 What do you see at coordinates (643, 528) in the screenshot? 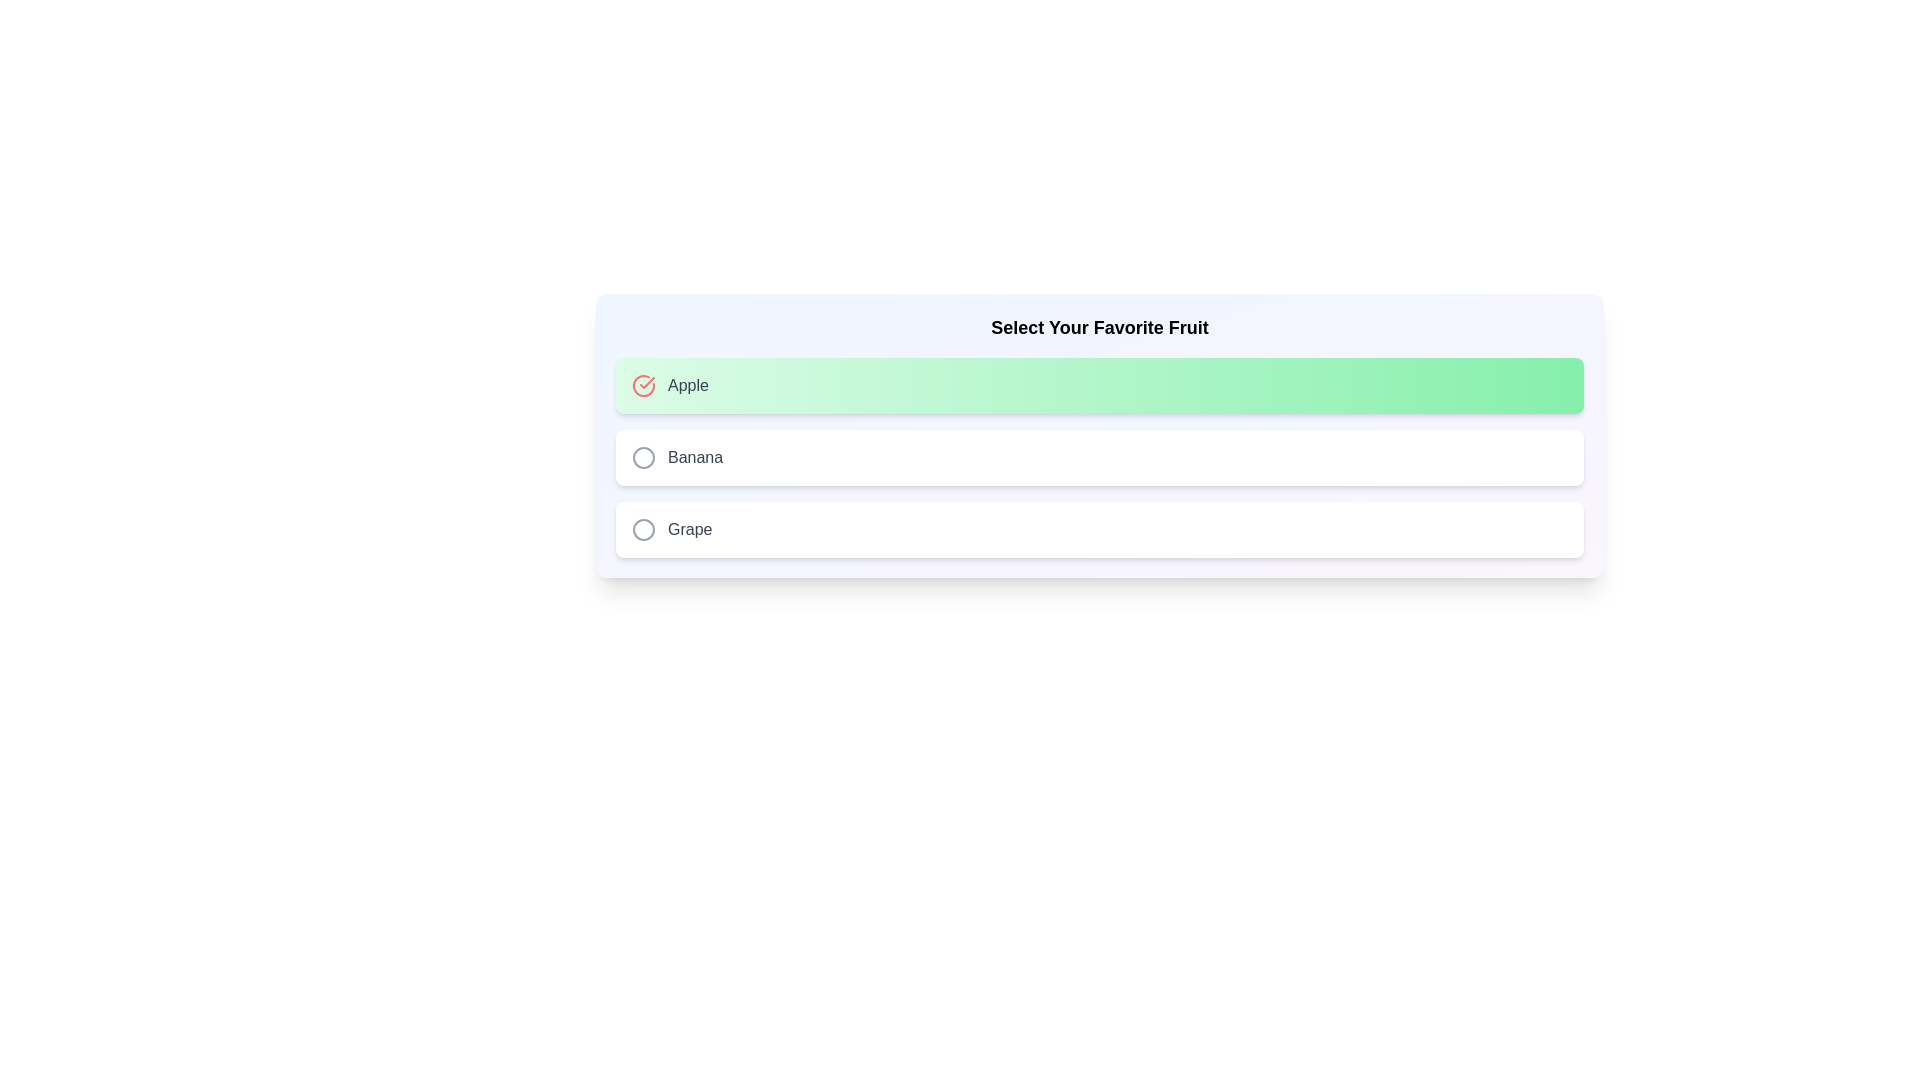
I see `the radio button associated with the 'Grape' option` at bounding box center [643, 528].